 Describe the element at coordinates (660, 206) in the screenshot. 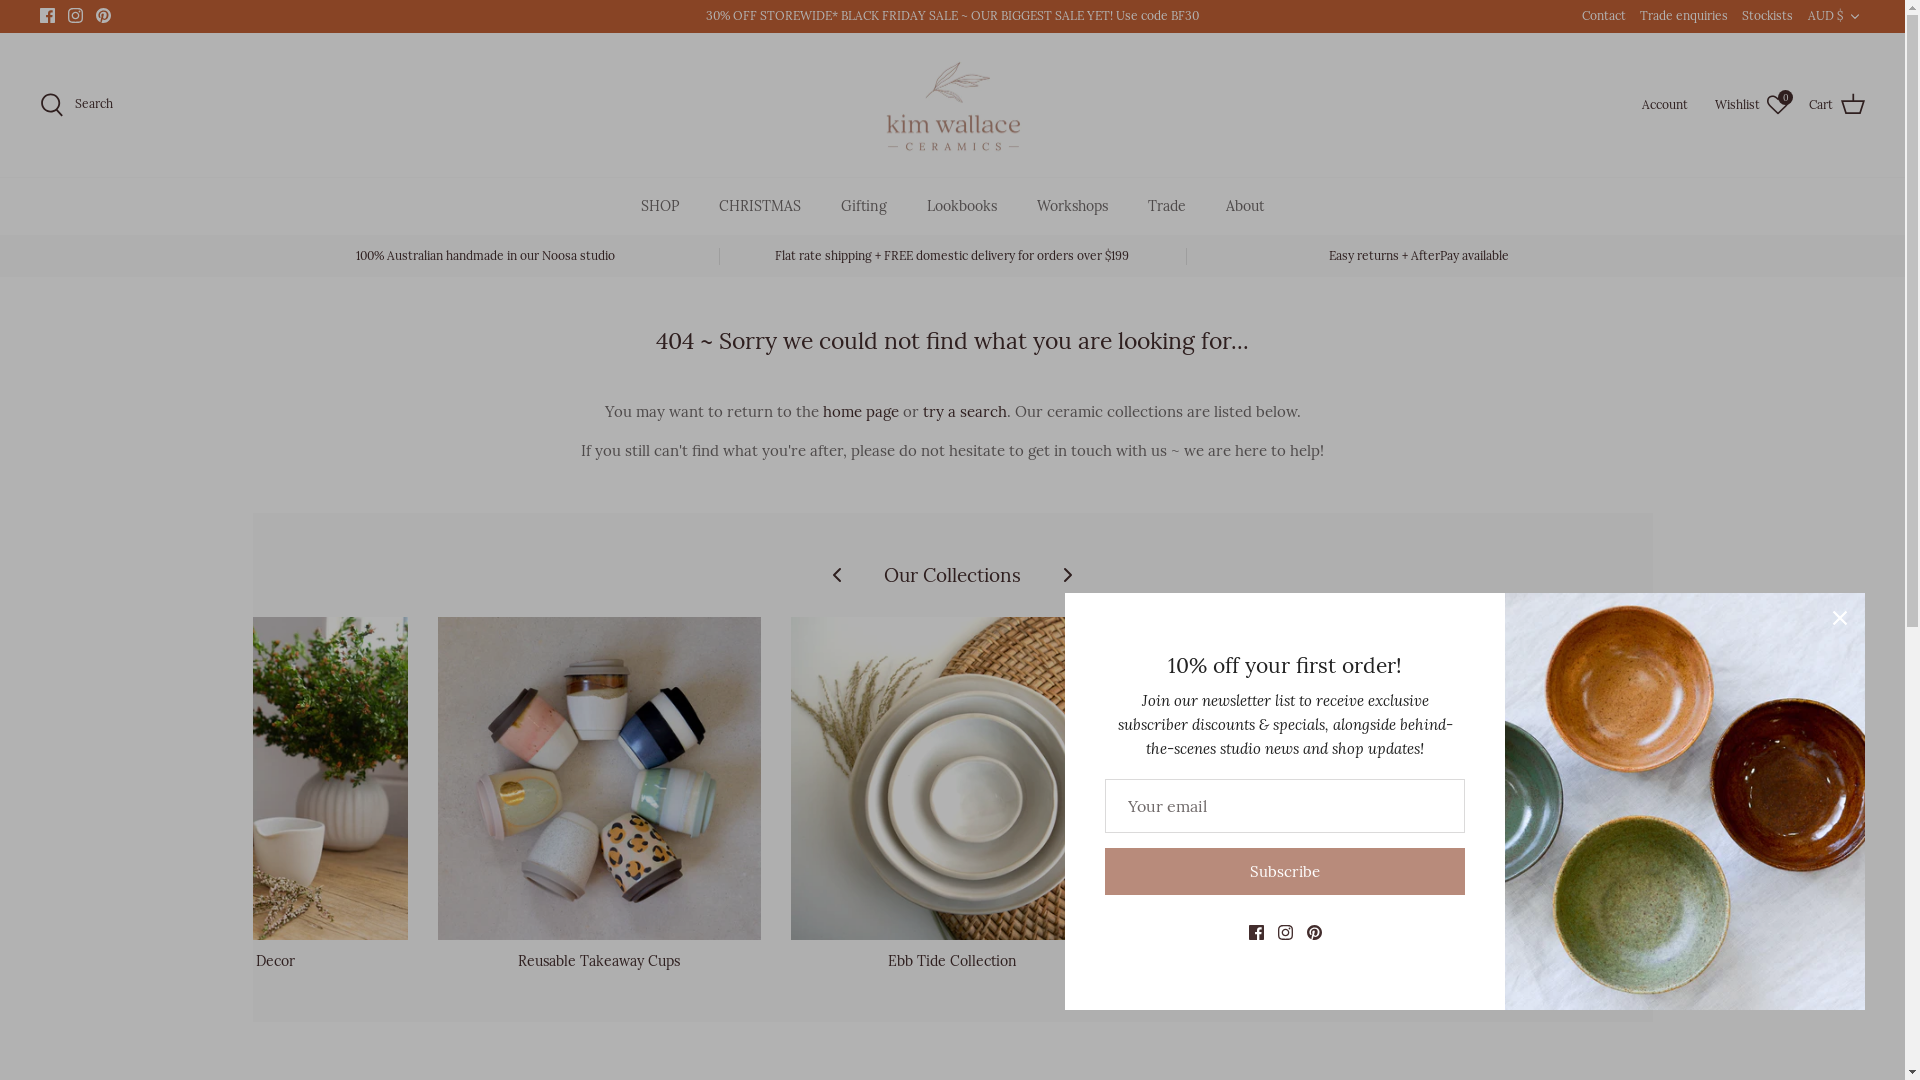

I see `'SHOP'` at that location.